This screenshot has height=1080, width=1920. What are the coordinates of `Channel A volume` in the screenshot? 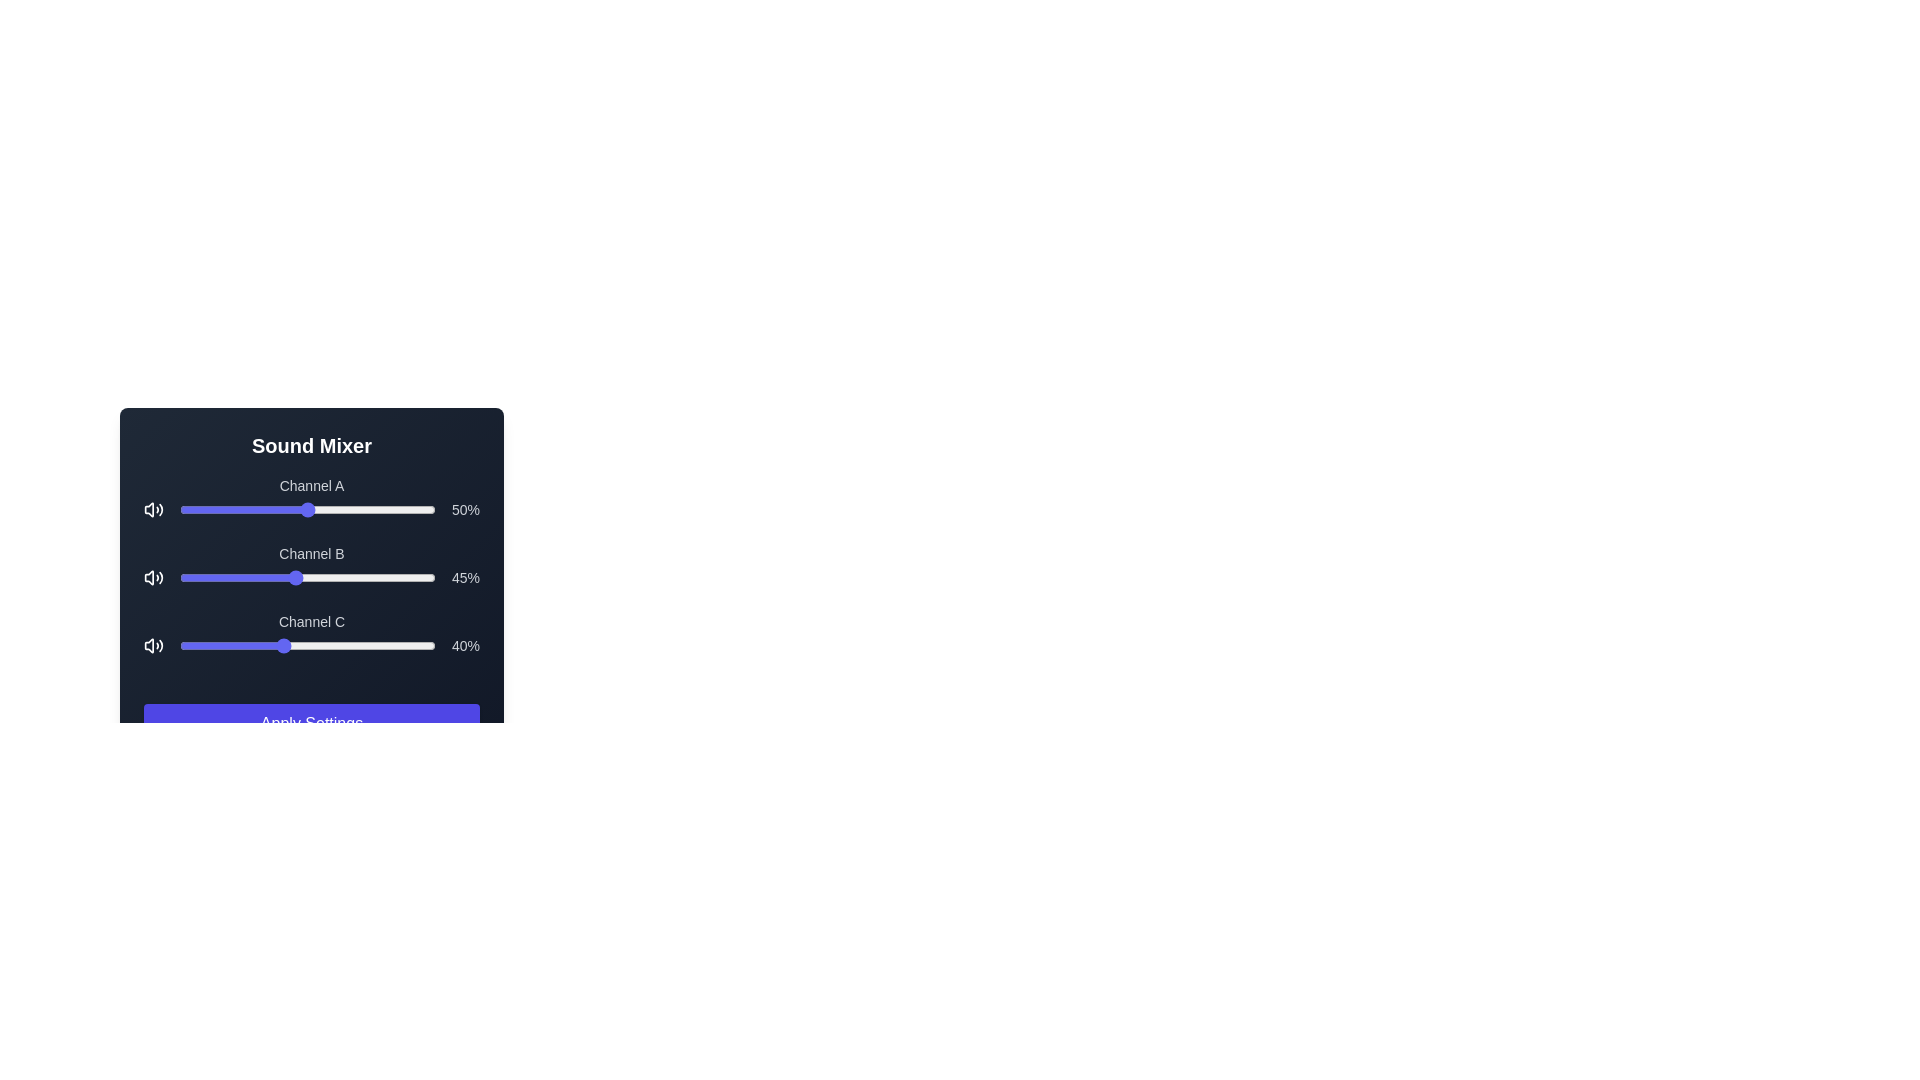 It's located at (314, 508).